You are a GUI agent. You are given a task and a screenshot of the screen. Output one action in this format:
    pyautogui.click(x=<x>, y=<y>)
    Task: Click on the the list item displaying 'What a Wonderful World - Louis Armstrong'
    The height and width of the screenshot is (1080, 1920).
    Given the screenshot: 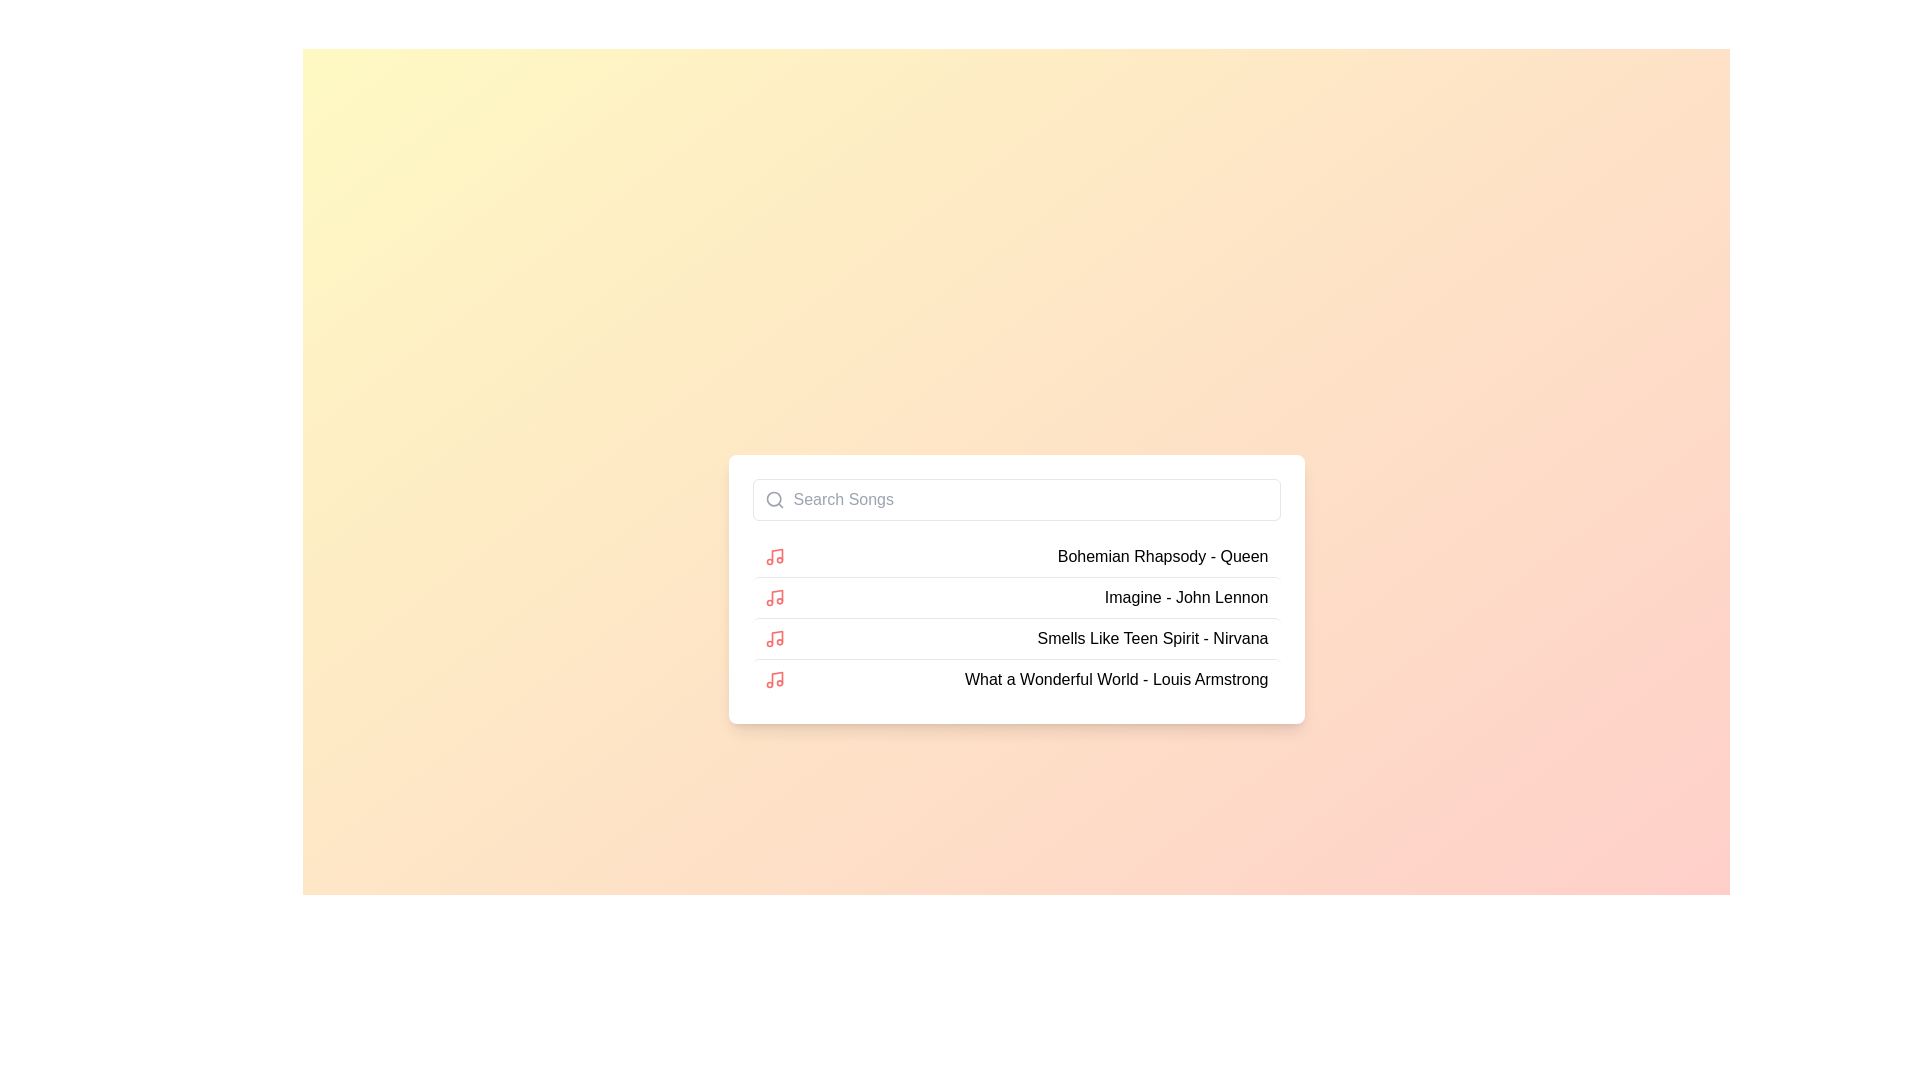 What is the action you would take?
    pyautogui.click(x=1016, y=677)
    